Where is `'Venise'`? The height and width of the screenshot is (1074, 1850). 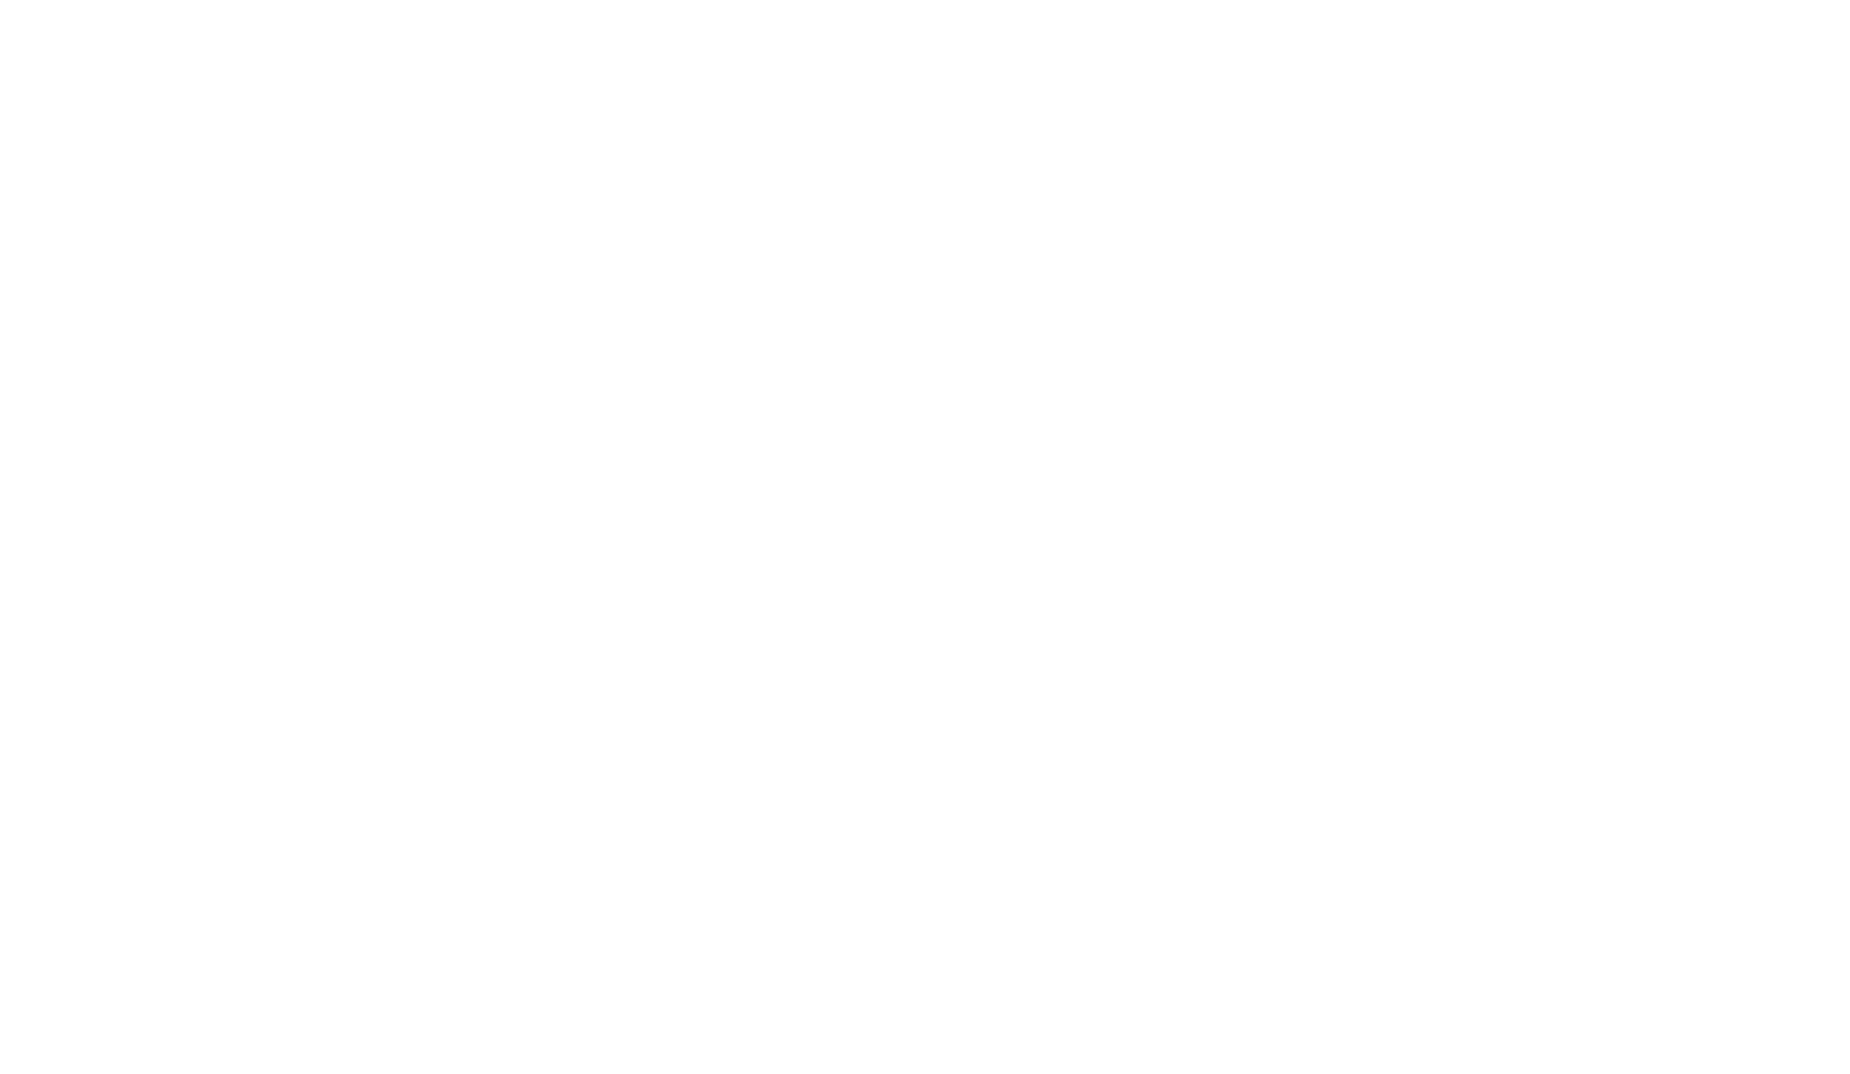 'Venise' is located at coordinates (443, 1041).